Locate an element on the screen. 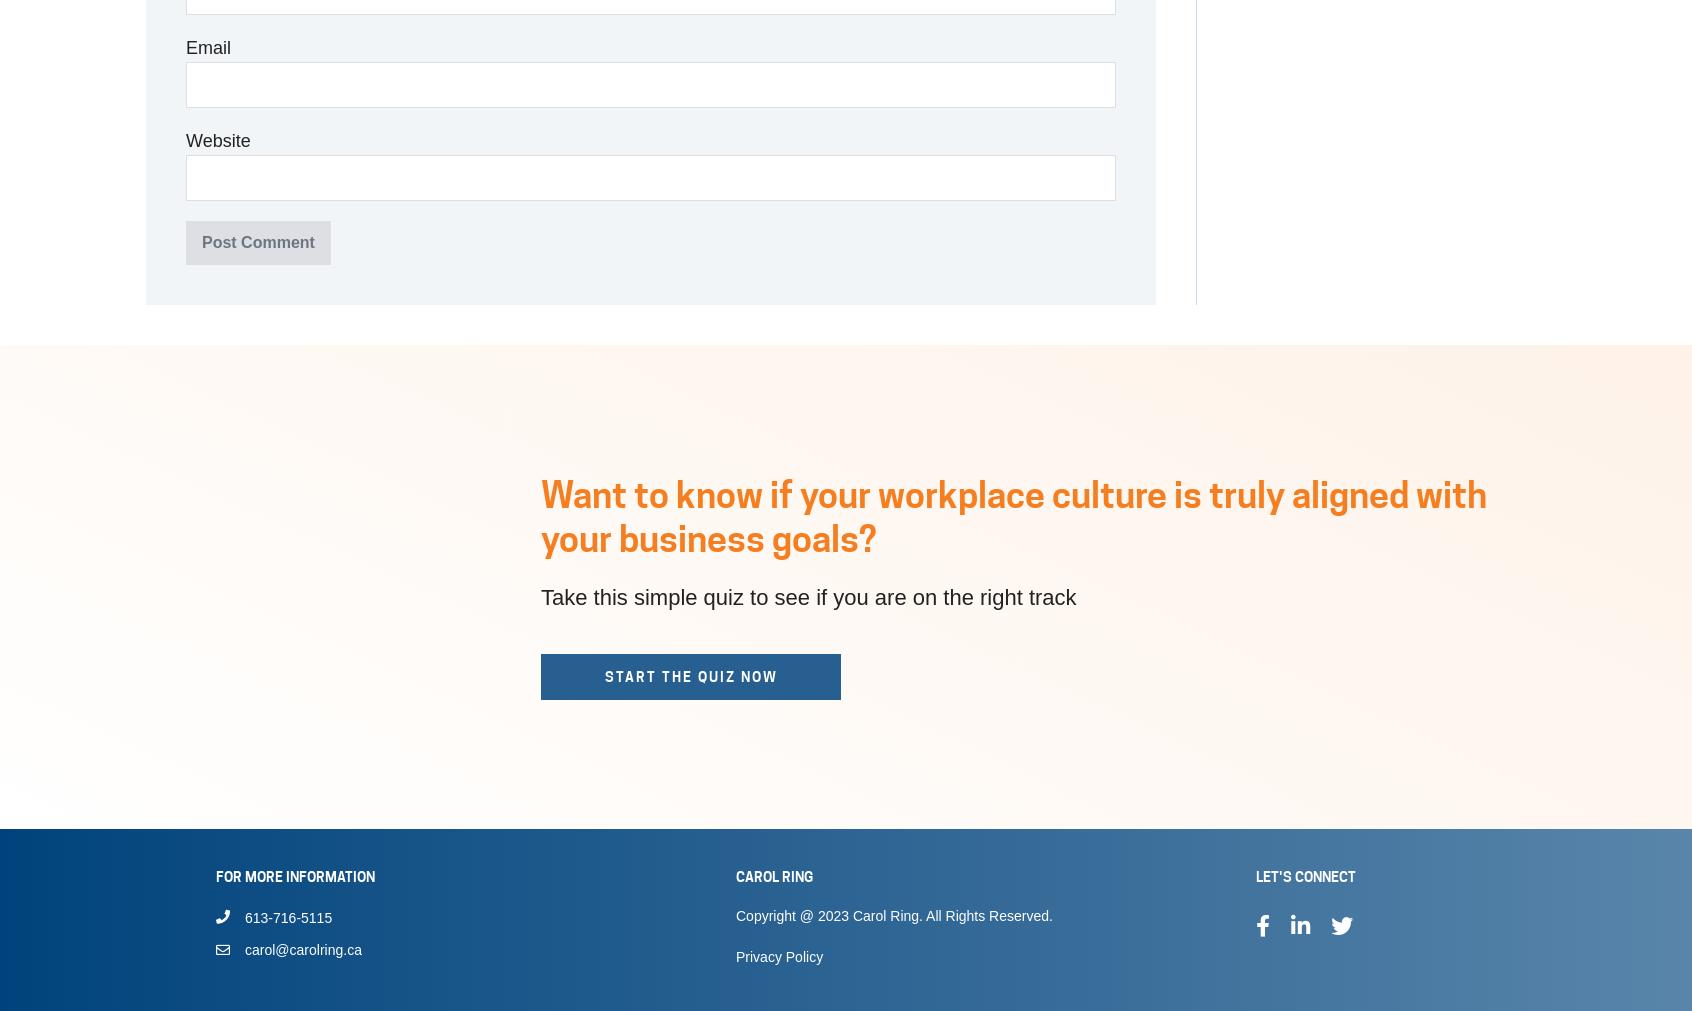 Image resolution: width=1692 pixels, height=1011 pixels. 'For More Information' is located at coordinates (294, 876).